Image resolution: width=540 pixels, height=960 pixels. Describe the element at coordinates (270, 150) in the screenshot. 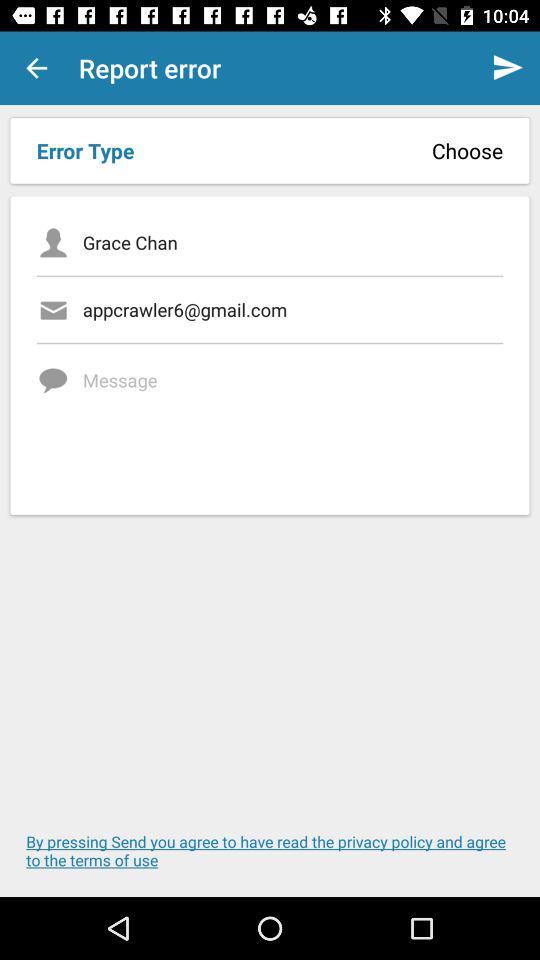

I see `error type box which also has choose option on the right hand side` at that location.